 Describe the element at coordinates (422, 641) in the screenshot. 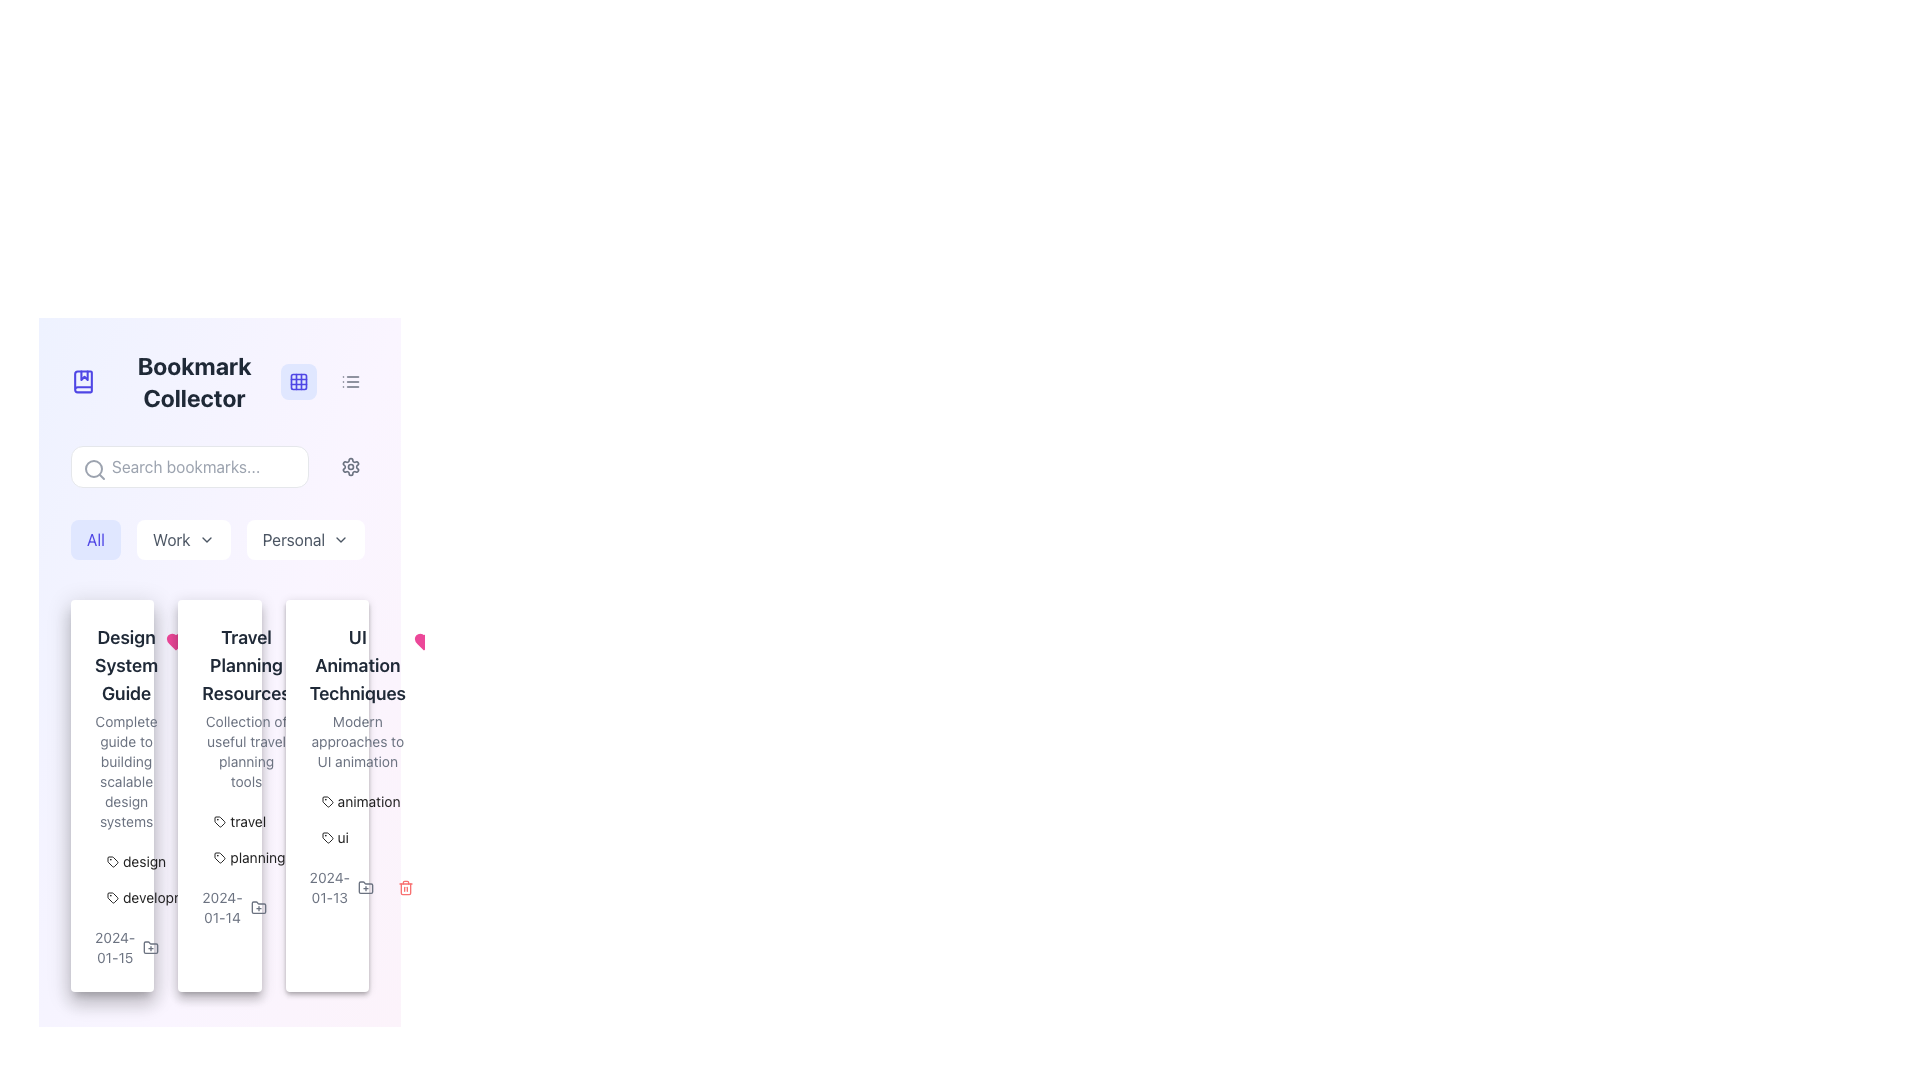

I see `the favorite button located at the upper right region of the card titled 'UI Animation Techniques' to potentially reveal additional information` at that location.